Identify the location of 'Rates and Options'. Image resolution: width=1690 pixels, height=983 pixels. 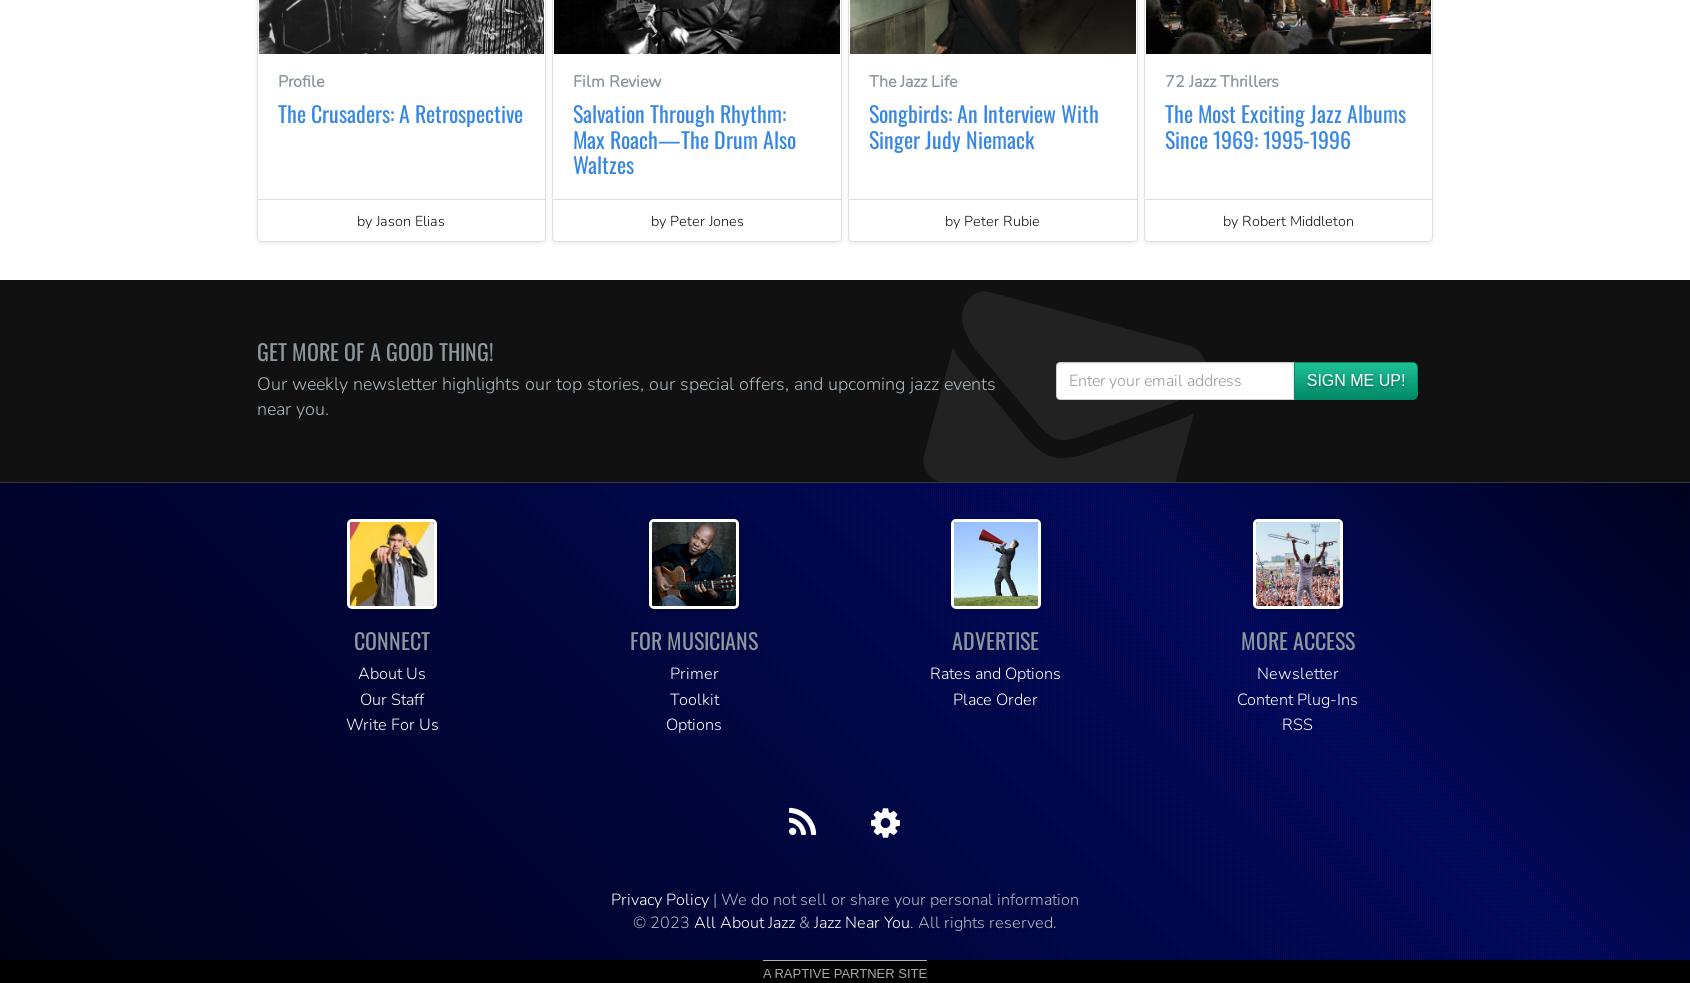
(995, 673).